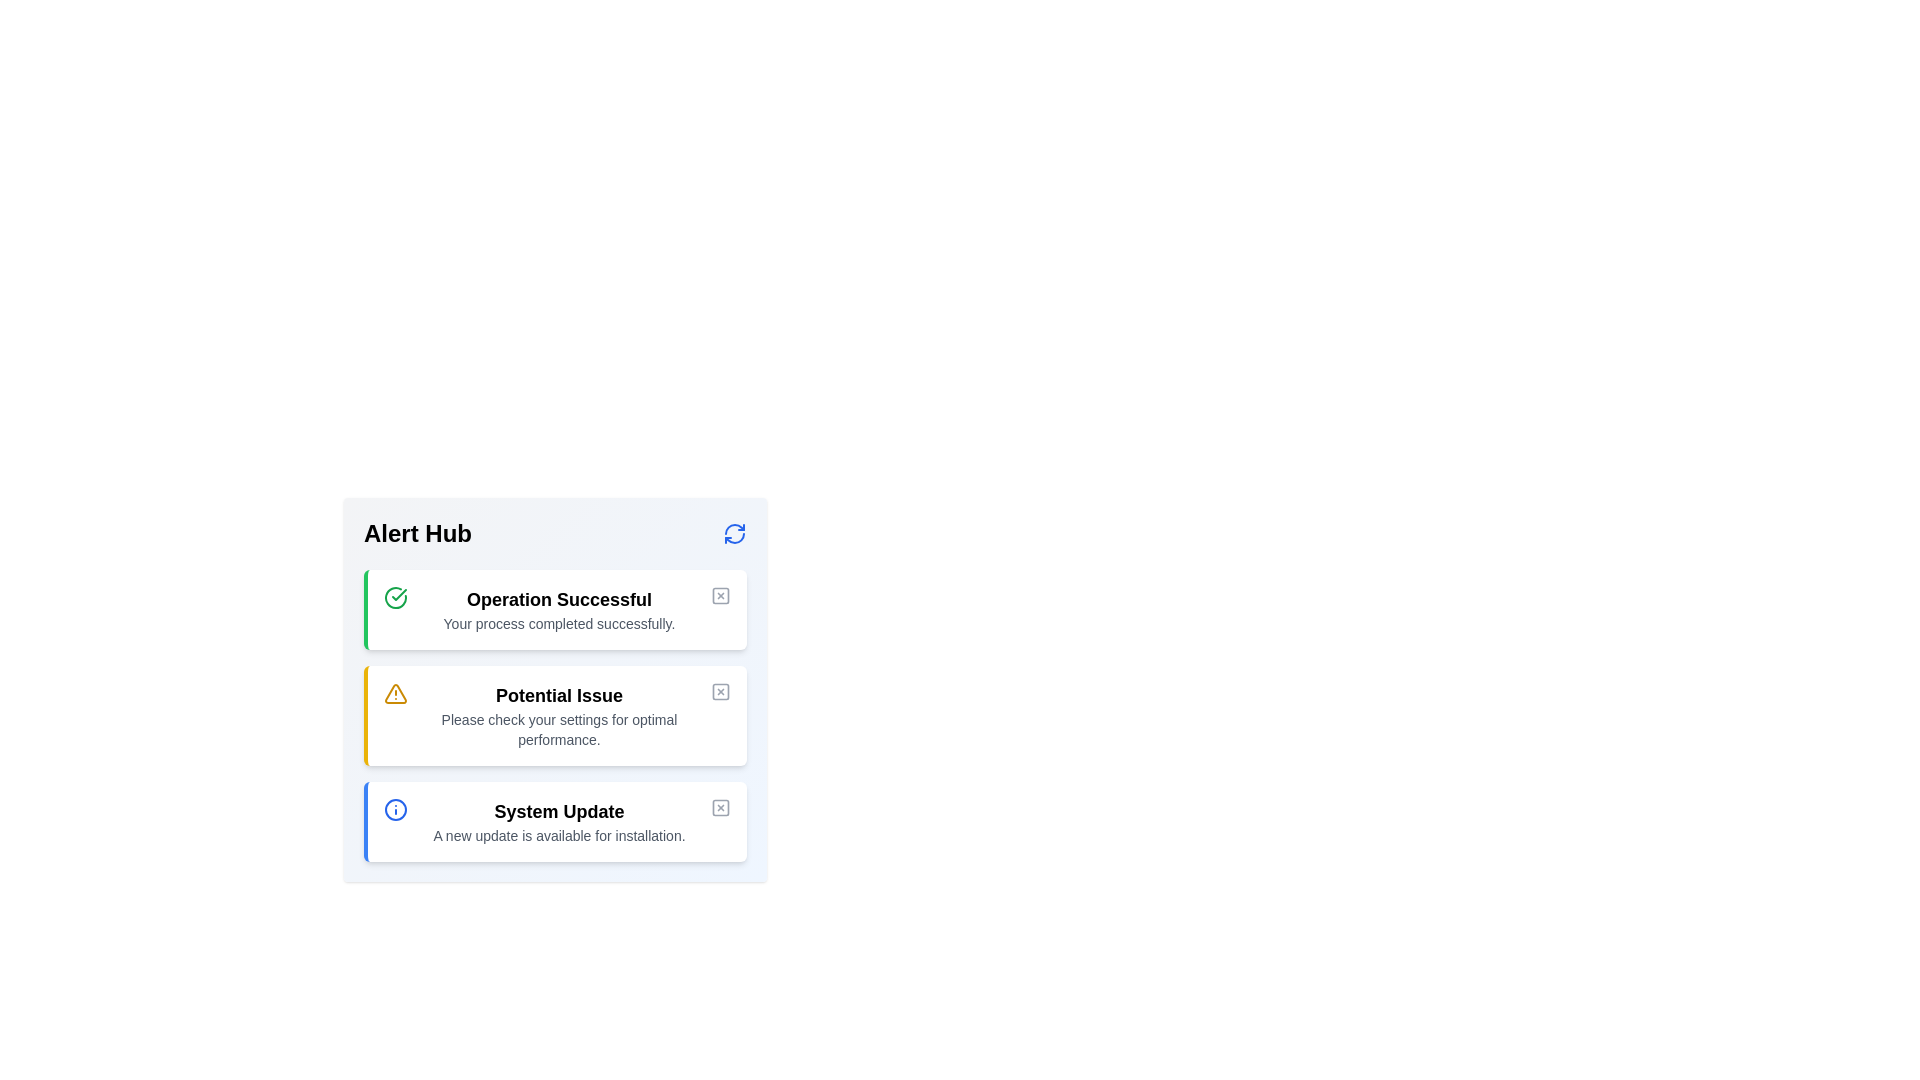 This screenshot has height=1080, width=1920. Describe the element at coordinates (395, 810) in the screenshot. I see `icon on the left side of the 'System Update' notification card, which is the third item in the vertical stack, for additional details` at that location.